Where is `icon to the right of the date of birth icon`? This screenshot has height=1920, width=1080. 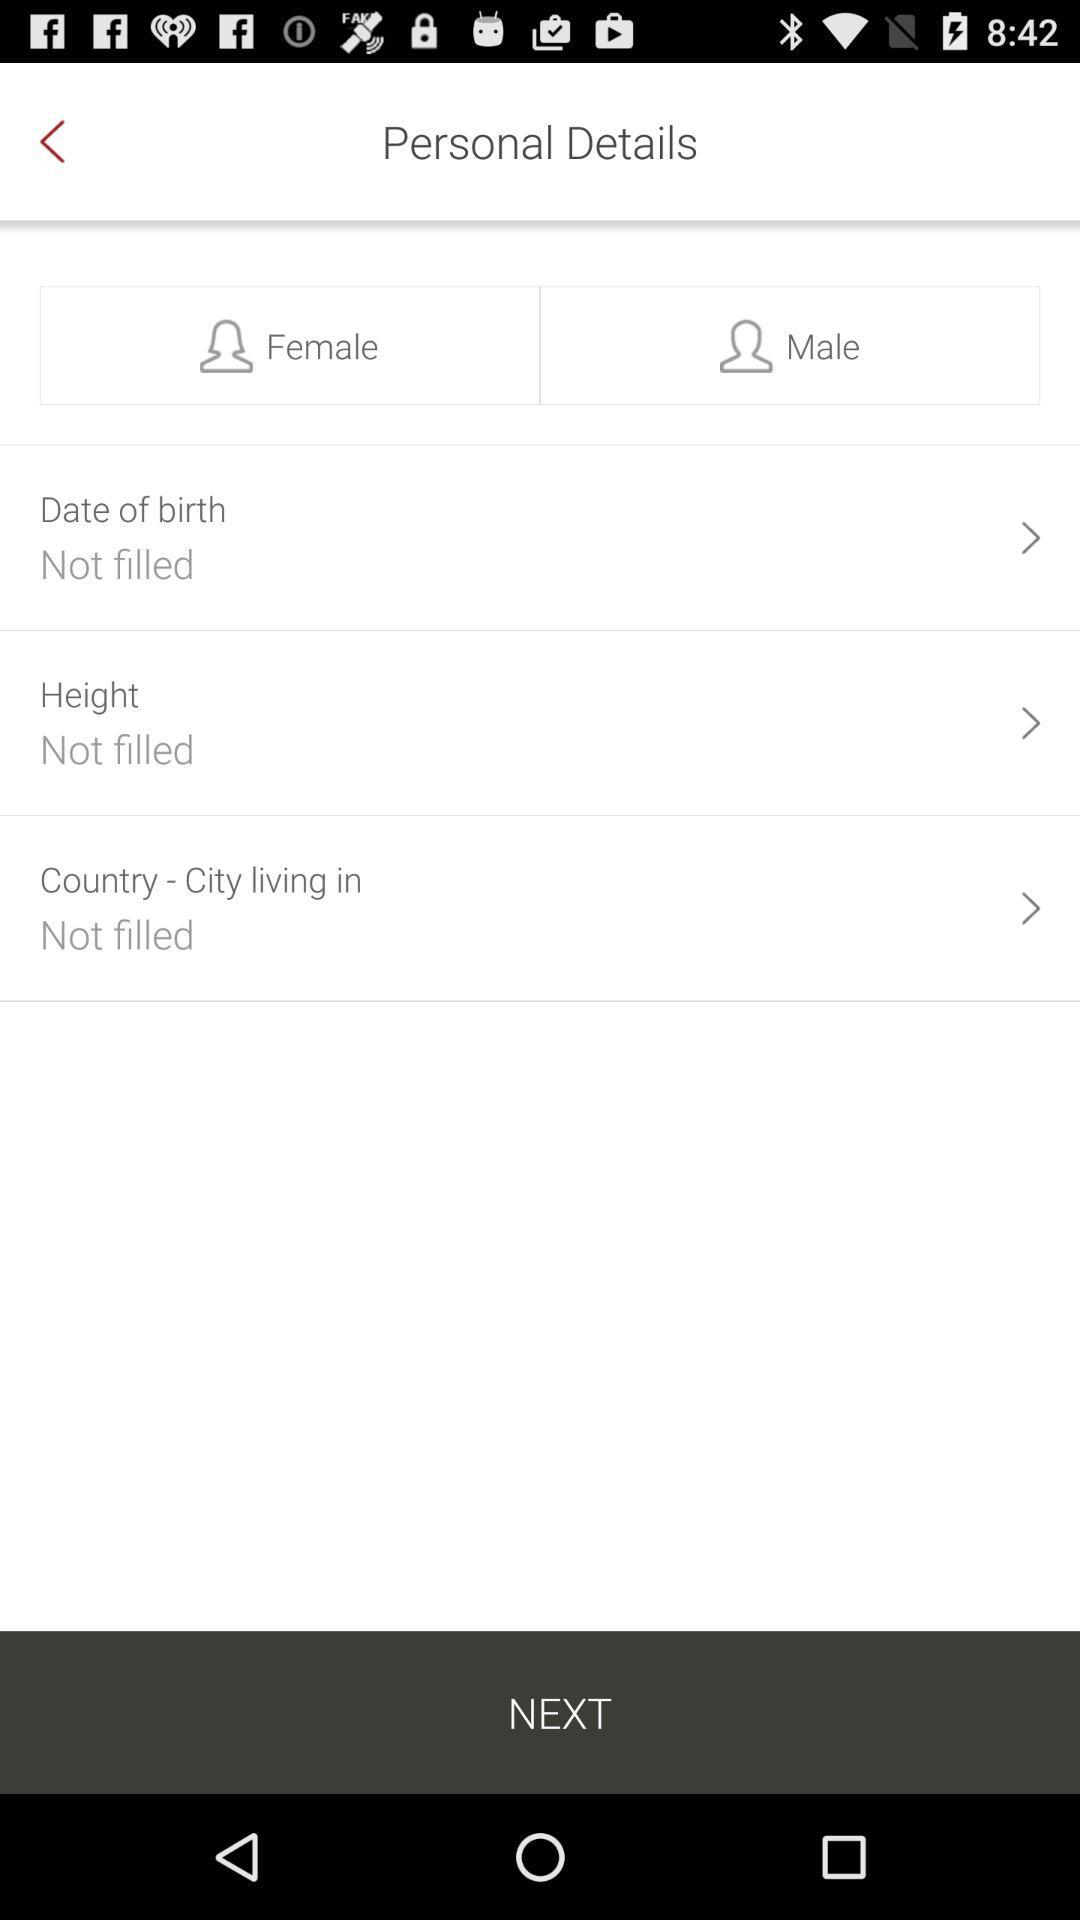
icon to the right of the date of birth icon is located at coordinates (1030, 537).